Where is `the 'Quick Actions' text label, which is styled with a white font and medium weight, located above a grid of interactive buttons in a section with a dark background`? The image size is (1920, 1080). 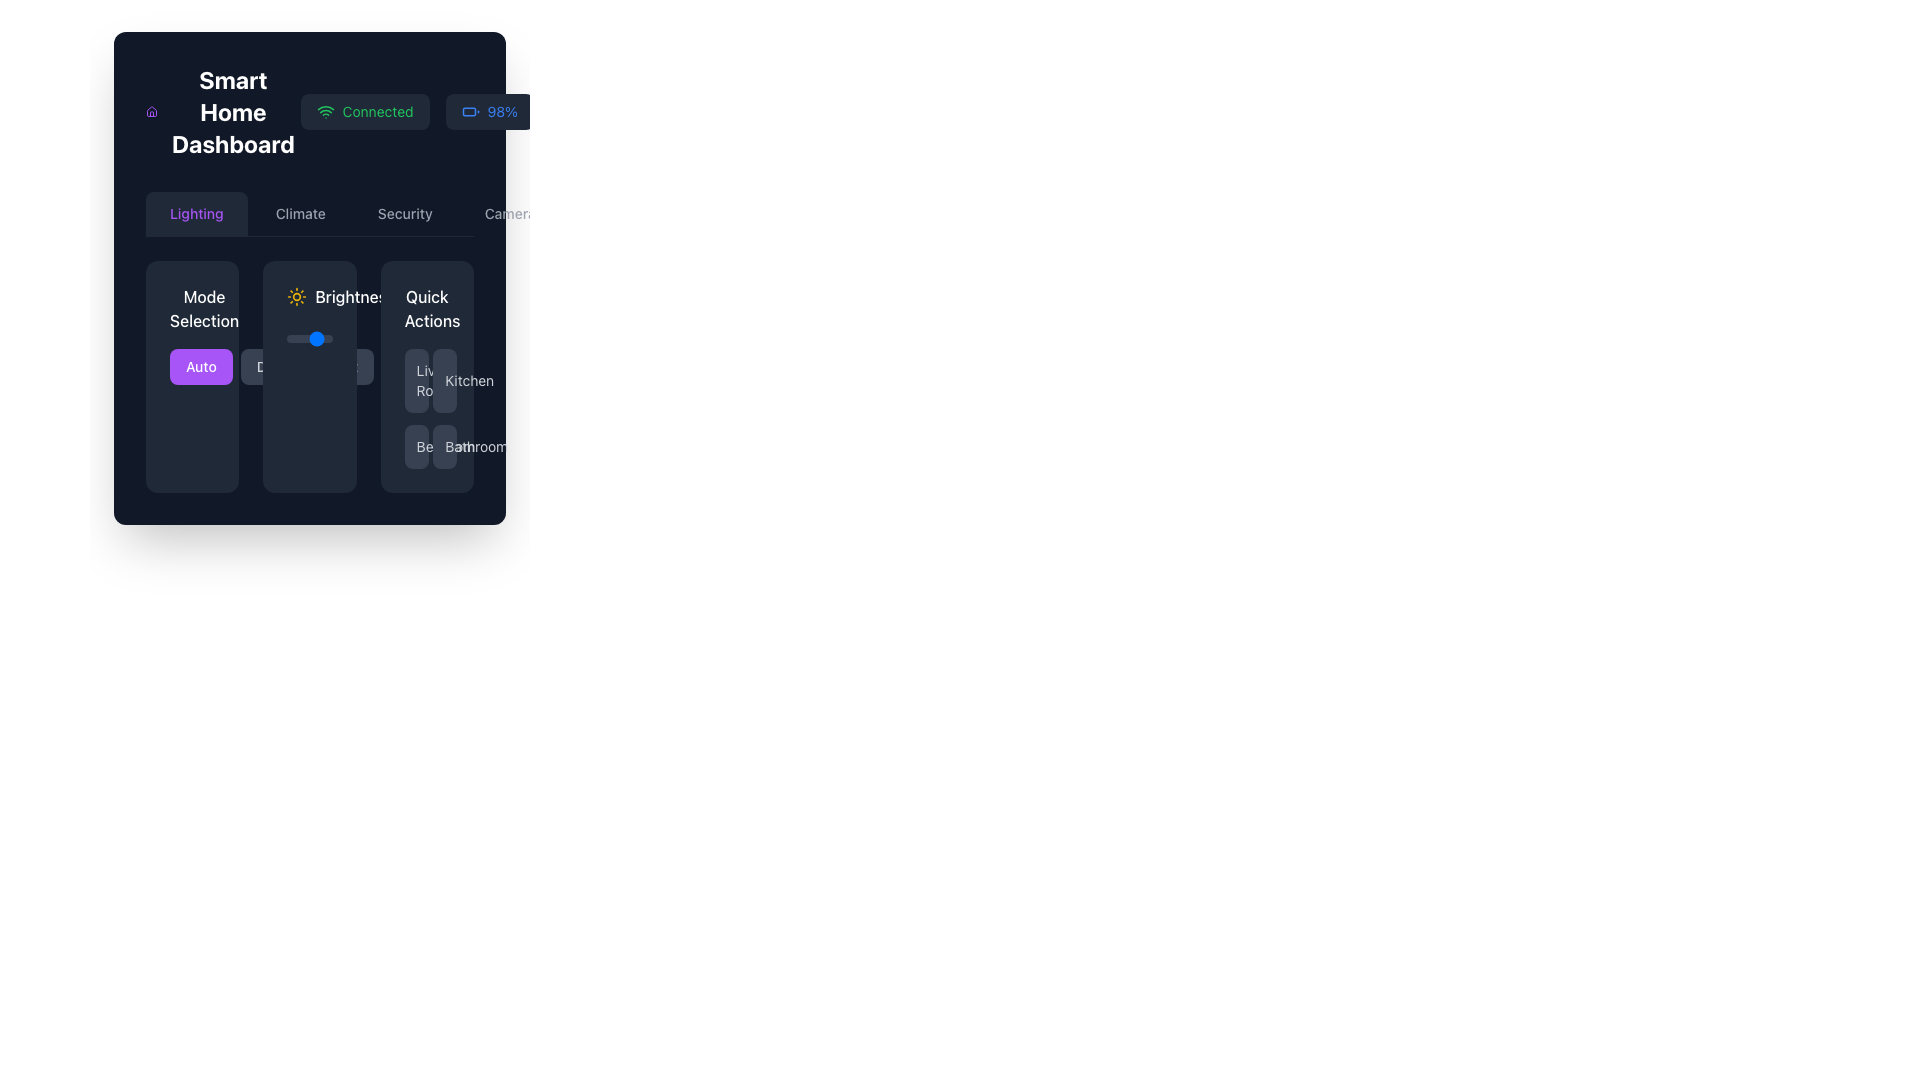
the 'Quick Actions' text label, which is styled with a white font and medium weight, located above a grid of interactive buttons in a section with a dark background is located at coordinates (426, 308).